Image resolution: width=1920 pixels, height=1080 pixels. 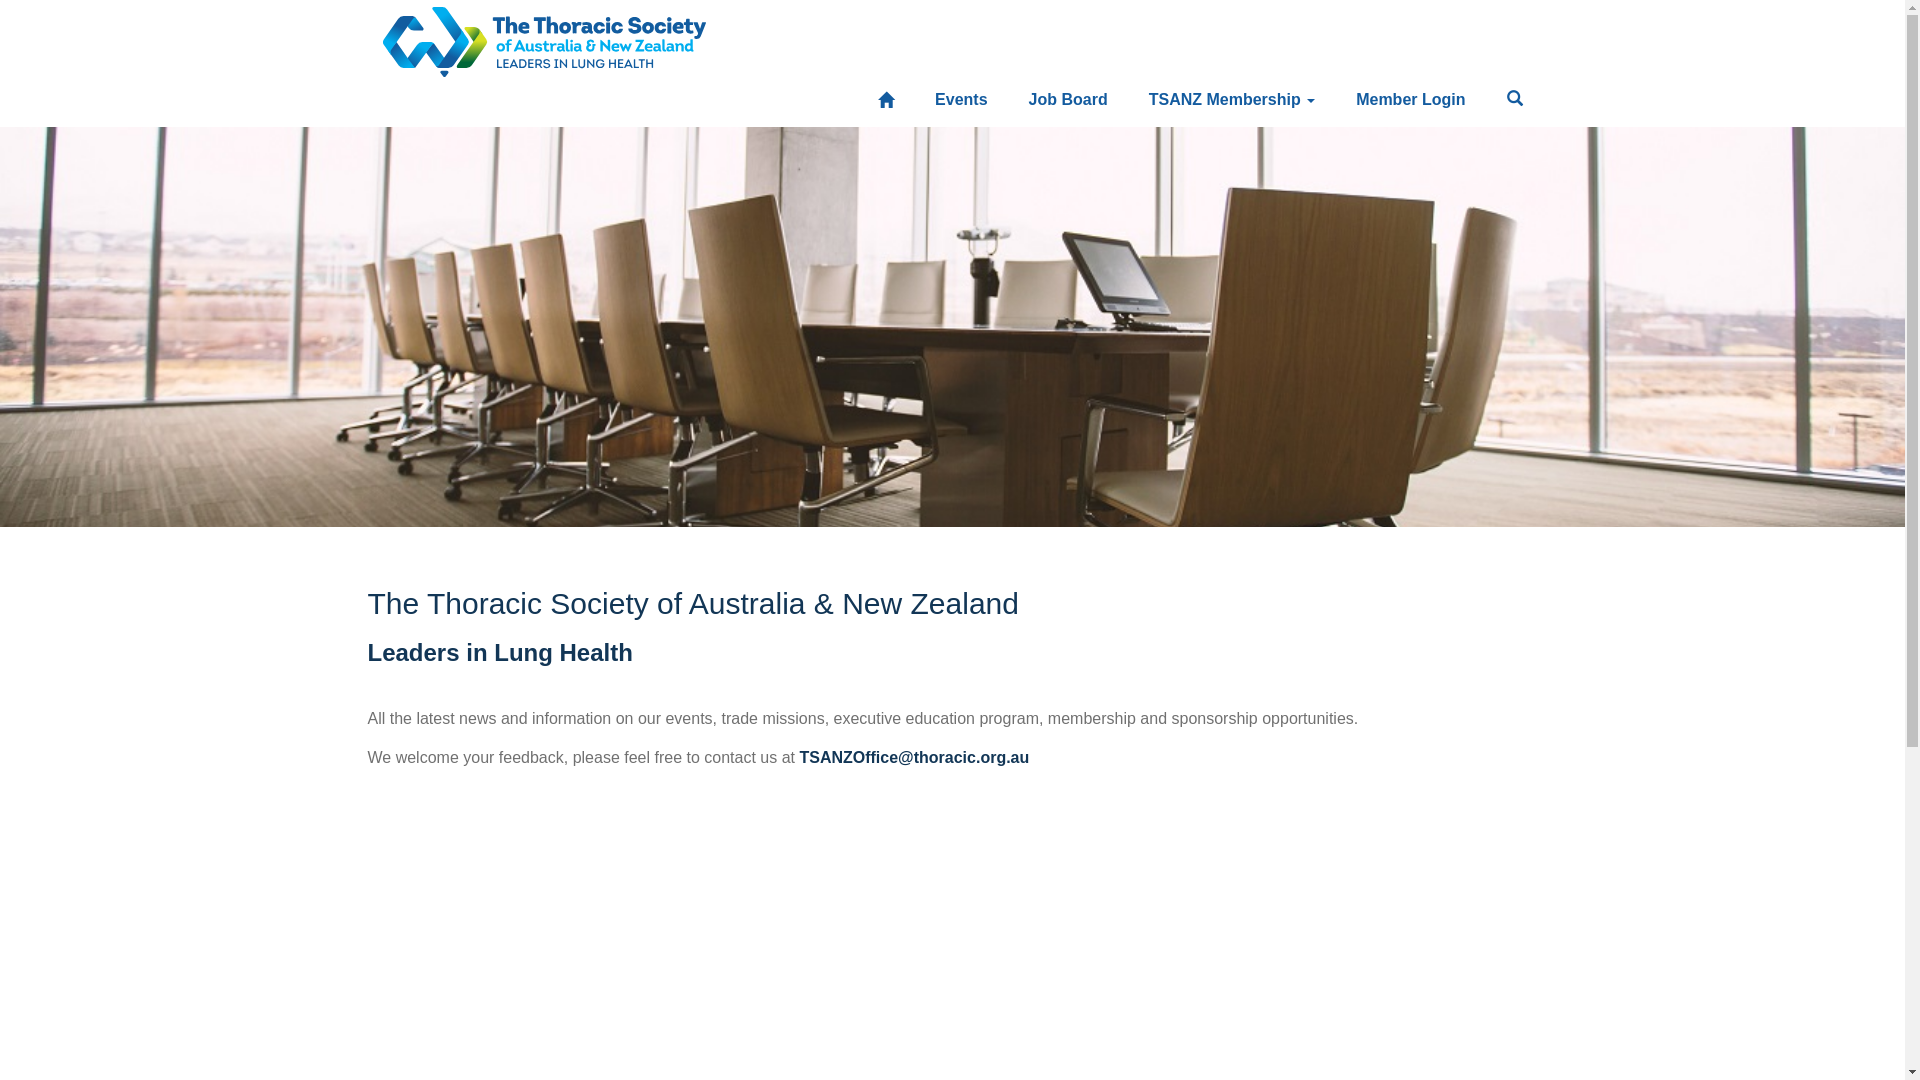 I want to click on 'Events', so click(x=960, y=100).